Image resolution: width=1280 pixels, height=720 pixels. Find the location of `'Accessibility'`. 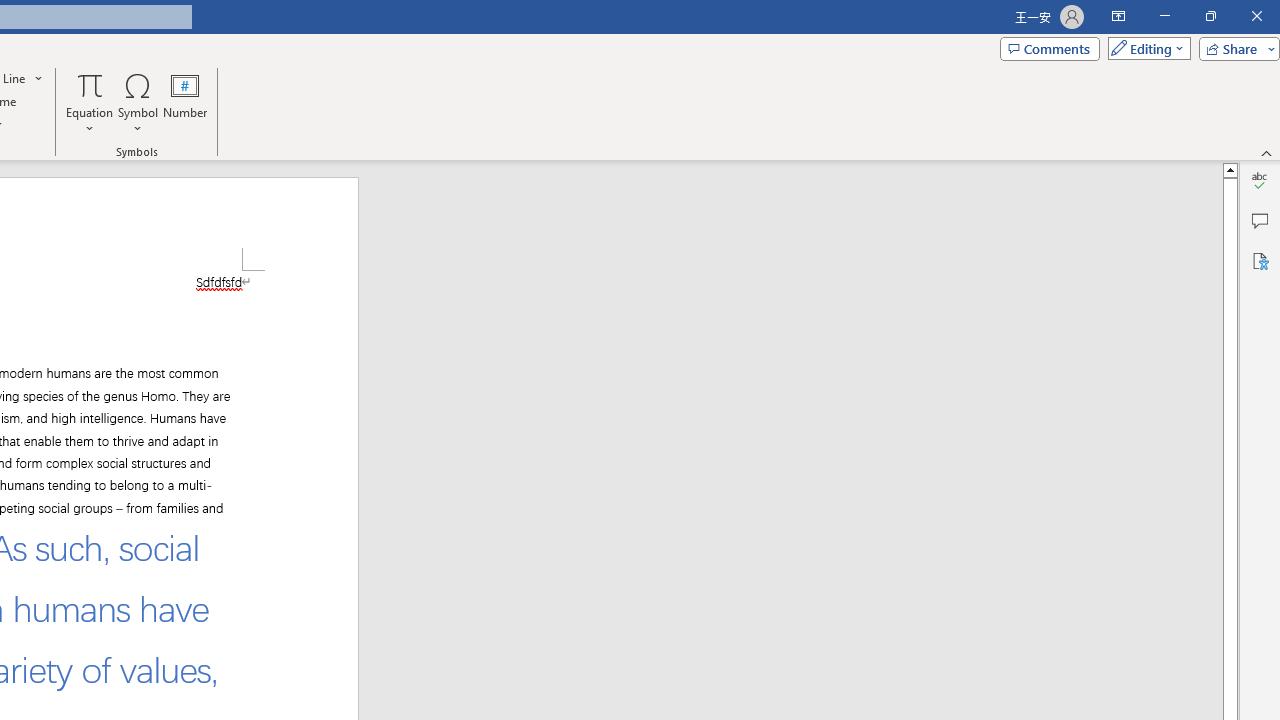

'Accessibility' is located at coordinates (1259, 260).